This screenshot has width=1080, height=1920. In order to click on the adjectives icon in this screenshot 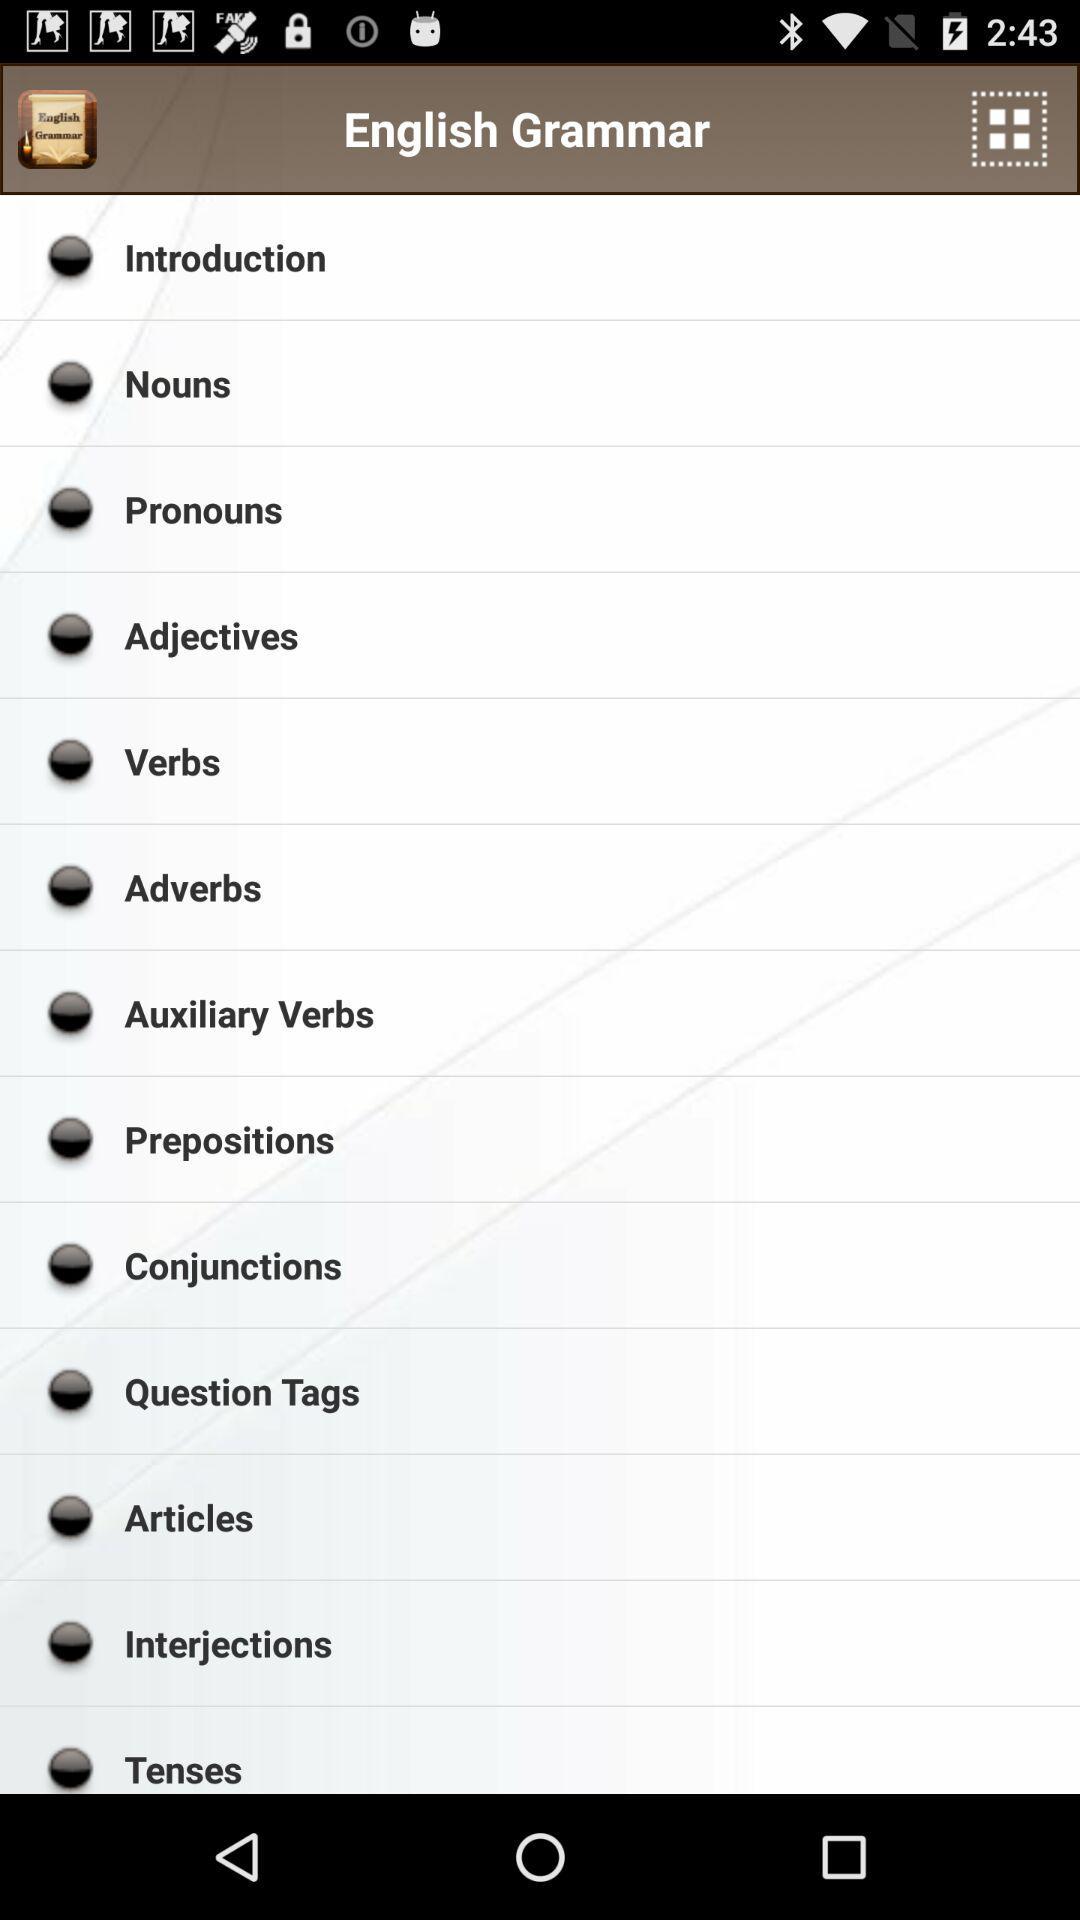, I will do `click(594, 634)`.